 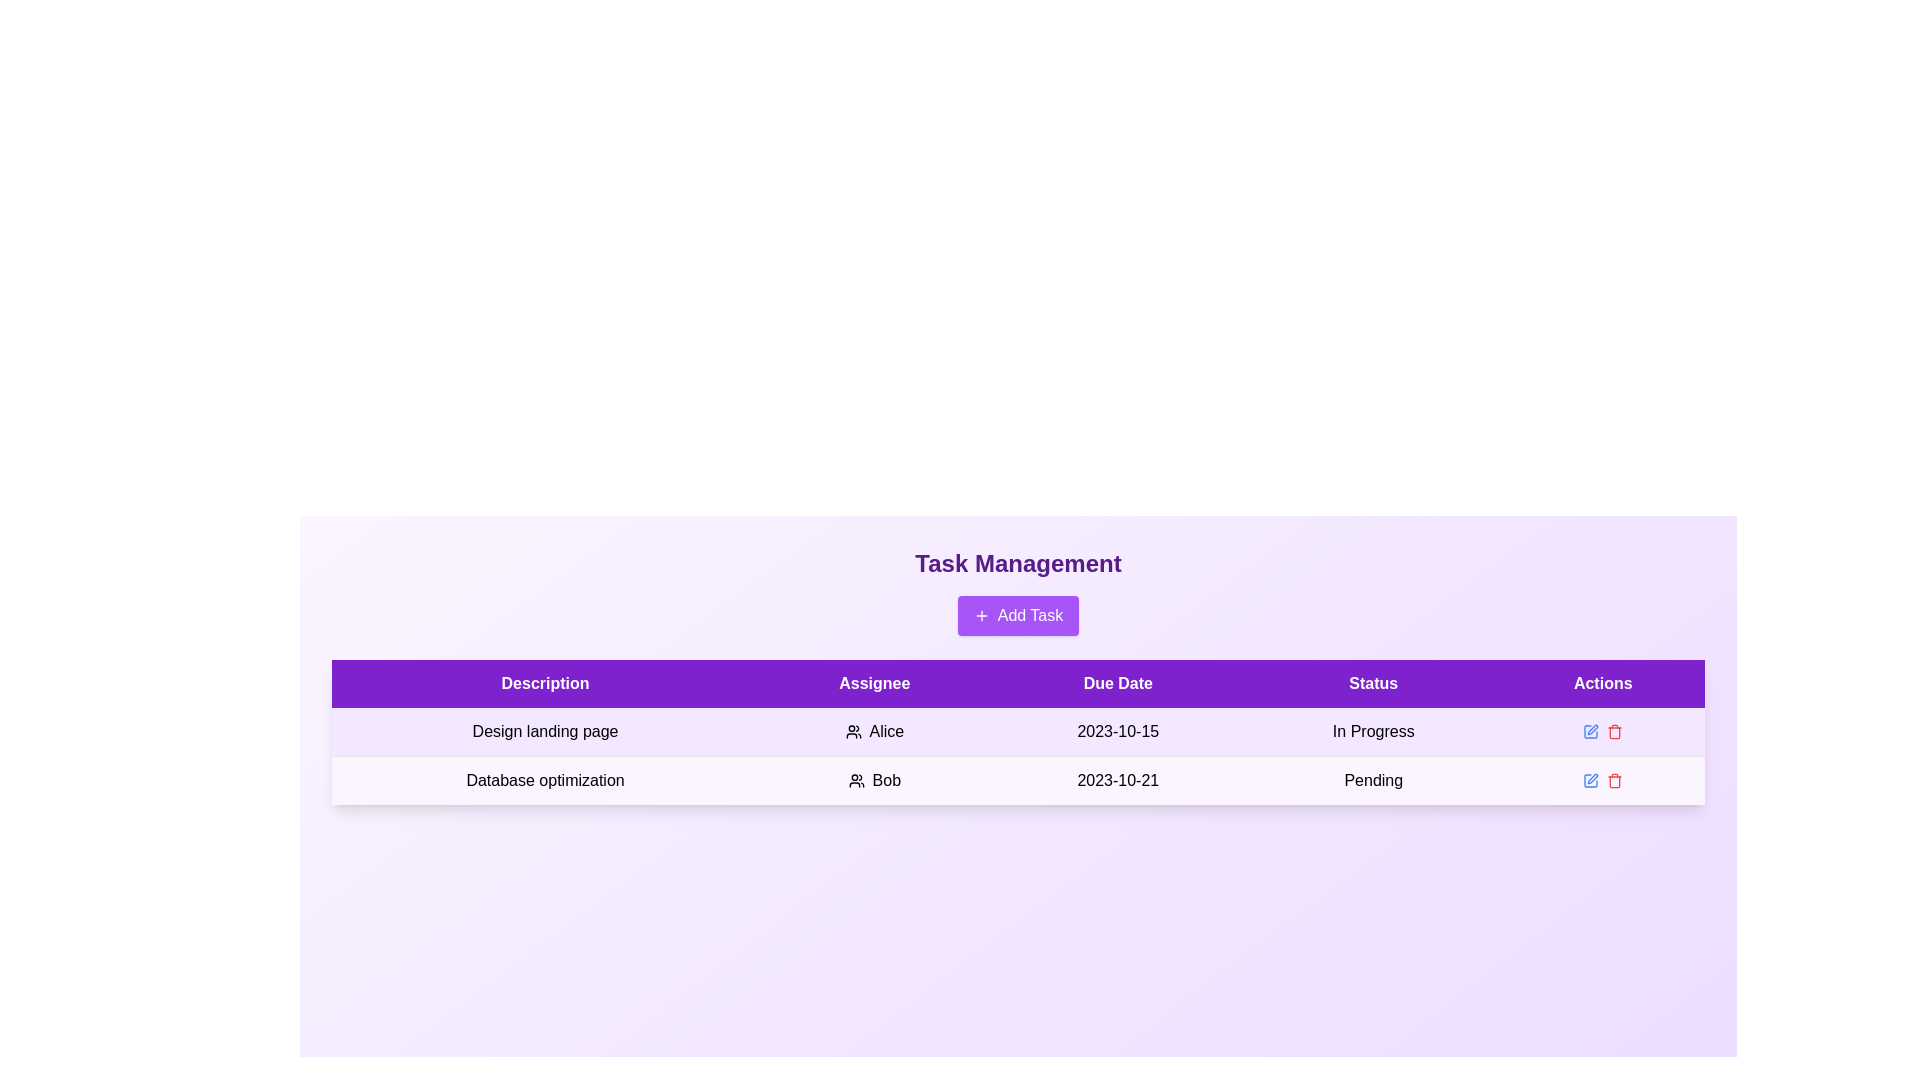 What do you see at coordinates (1372, 732) in the screenshot?
I see `the 'In Progress' text label in the 'Status' column of the first row of the task table, which is displayed in black font and is part of a purple and white color scheme` at bounding box center [1372, 732].